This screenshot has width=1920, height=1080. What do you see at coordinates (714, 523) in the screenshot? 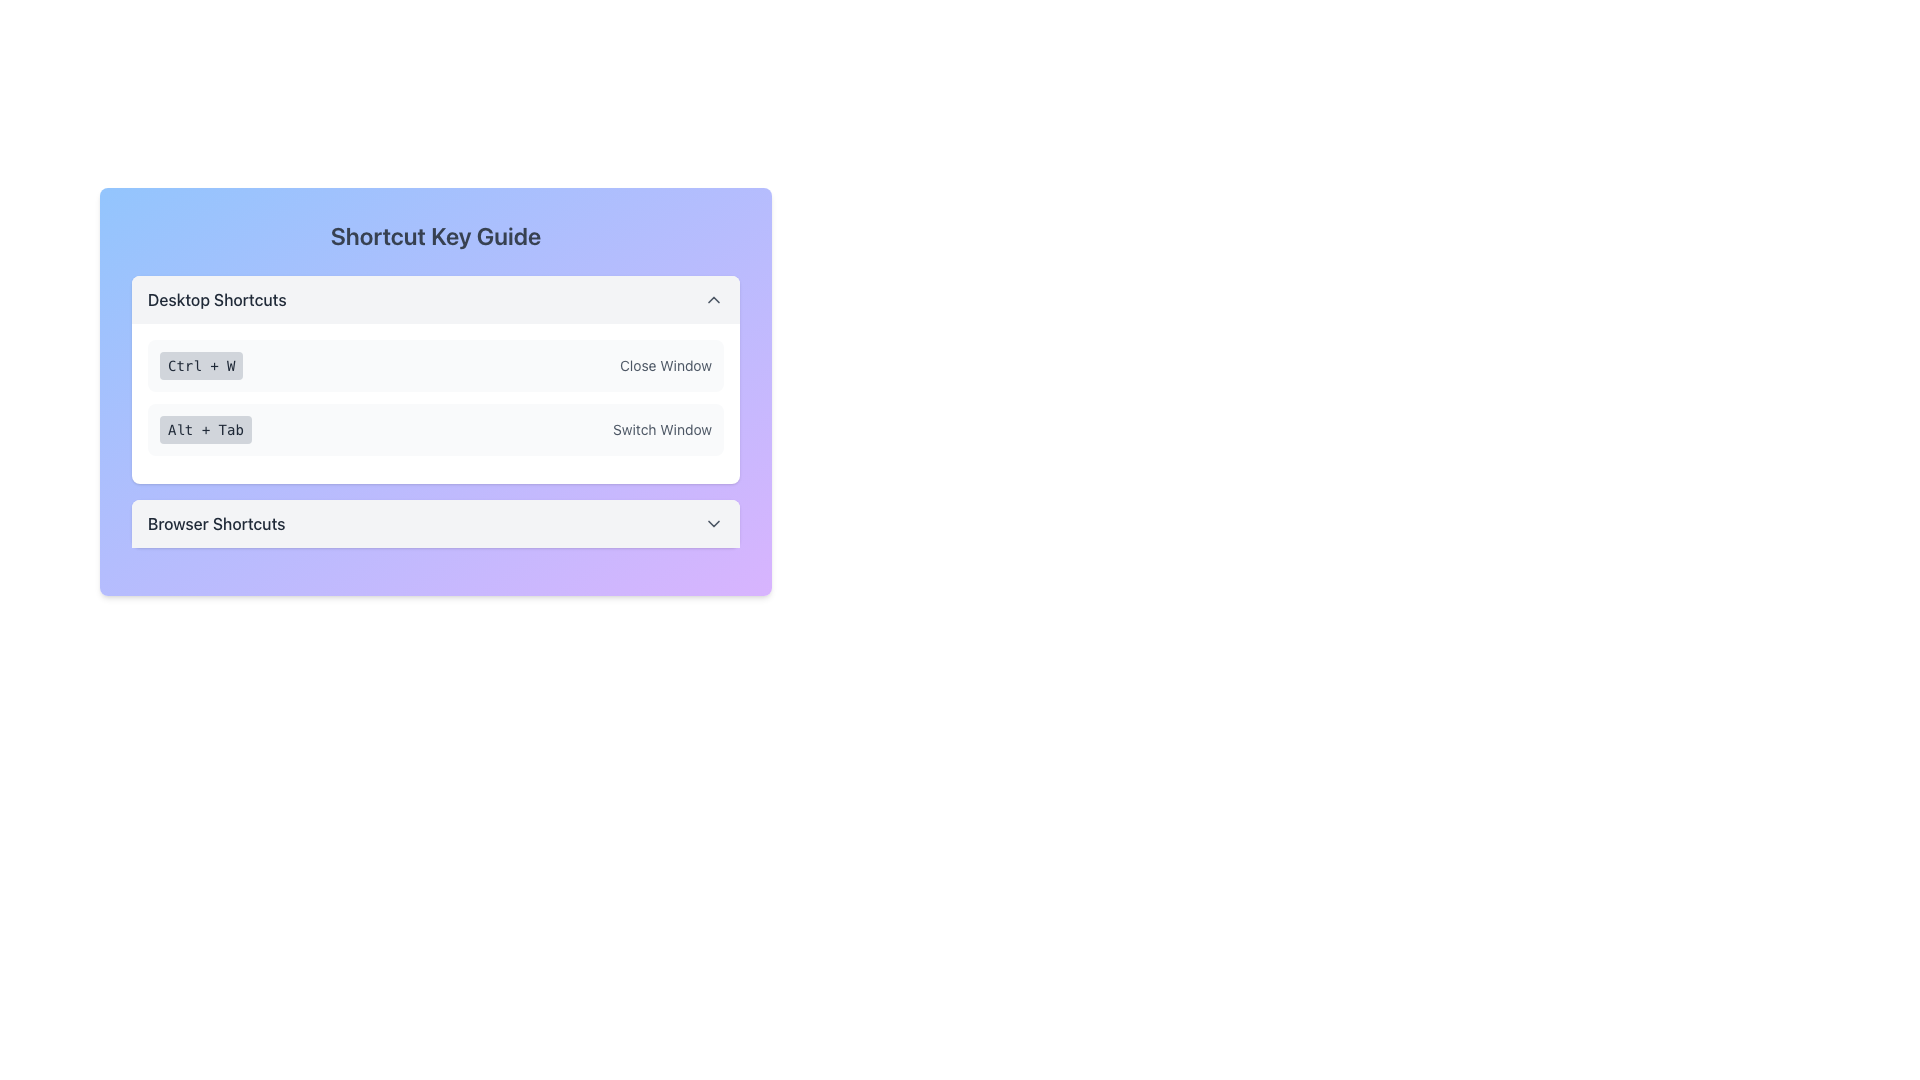
I see `the chevron-down icon indicating the collapsible or expandable panel for the 'Browser Shortcuts' section` at bounding box center [714, 523].